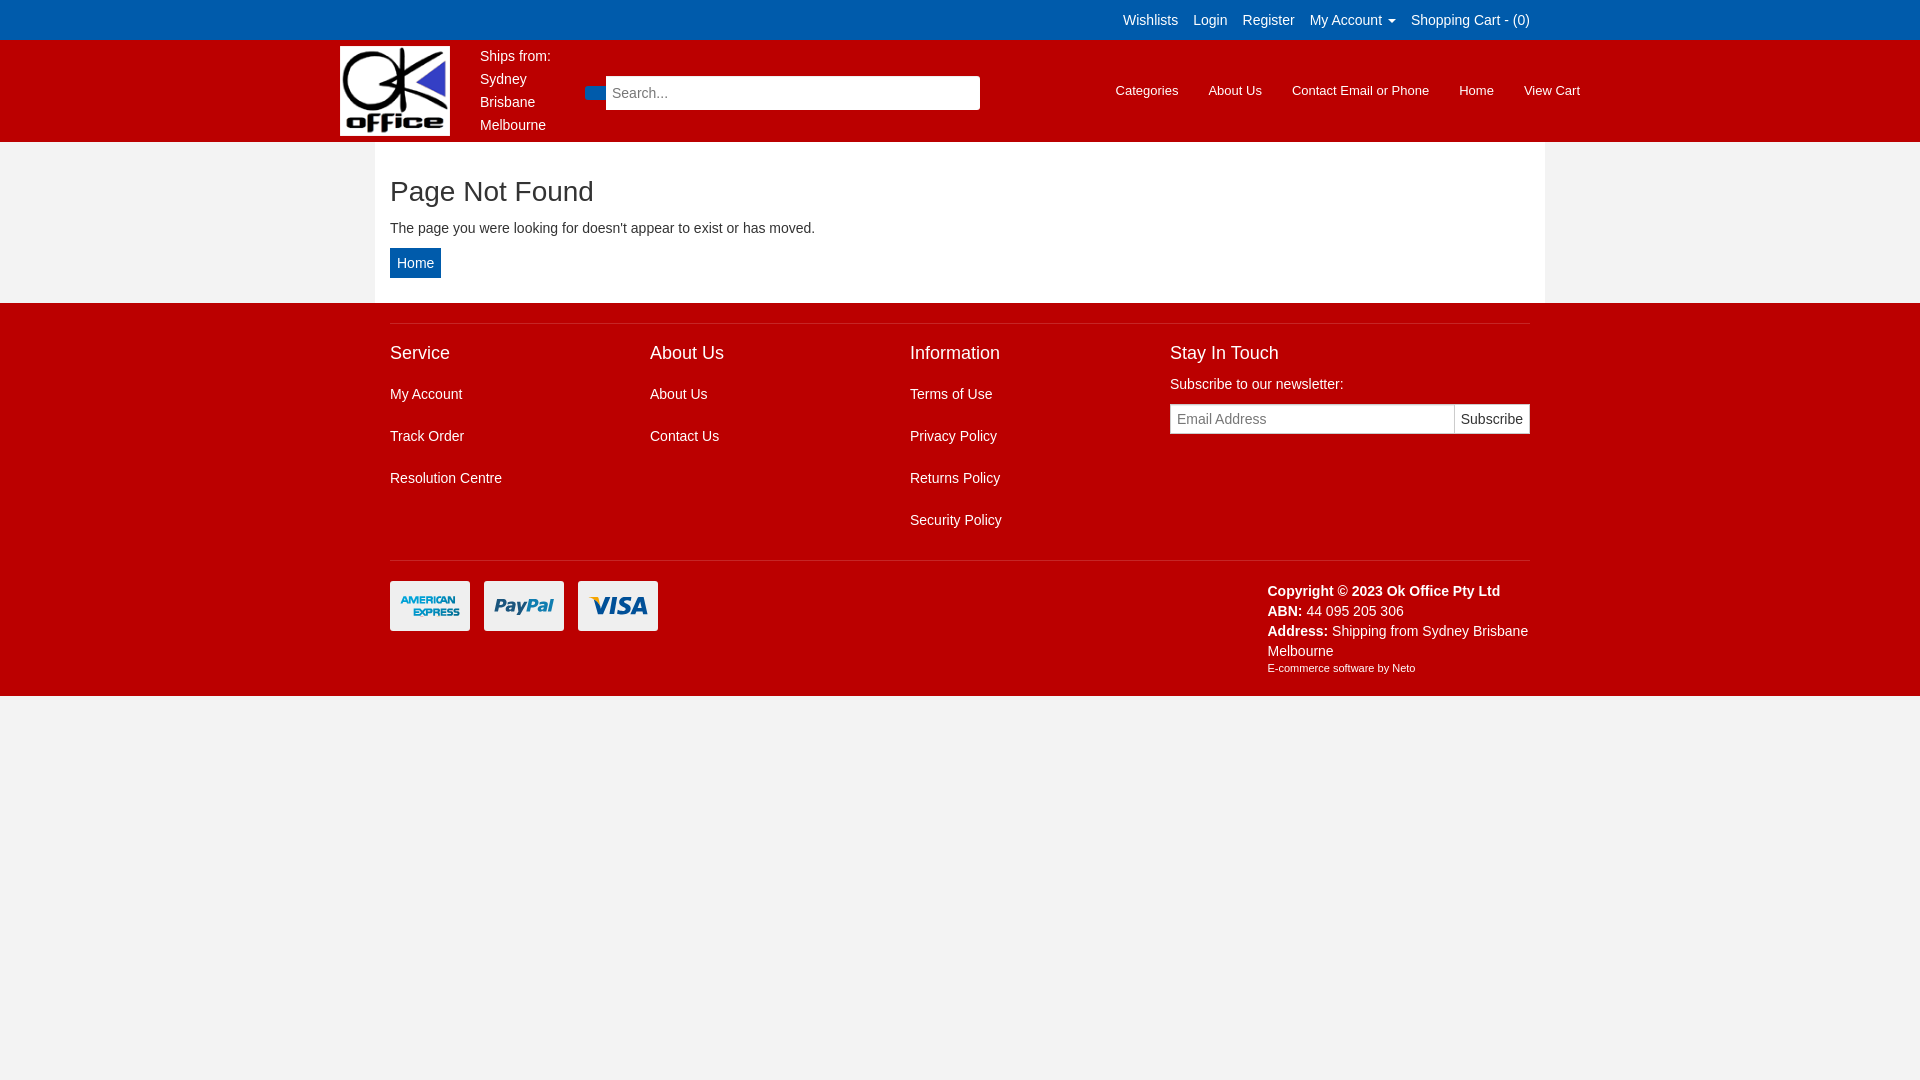 The width and height of the screenshot is (1920, 1080). I want to click on 'Home', so click(414, 261).